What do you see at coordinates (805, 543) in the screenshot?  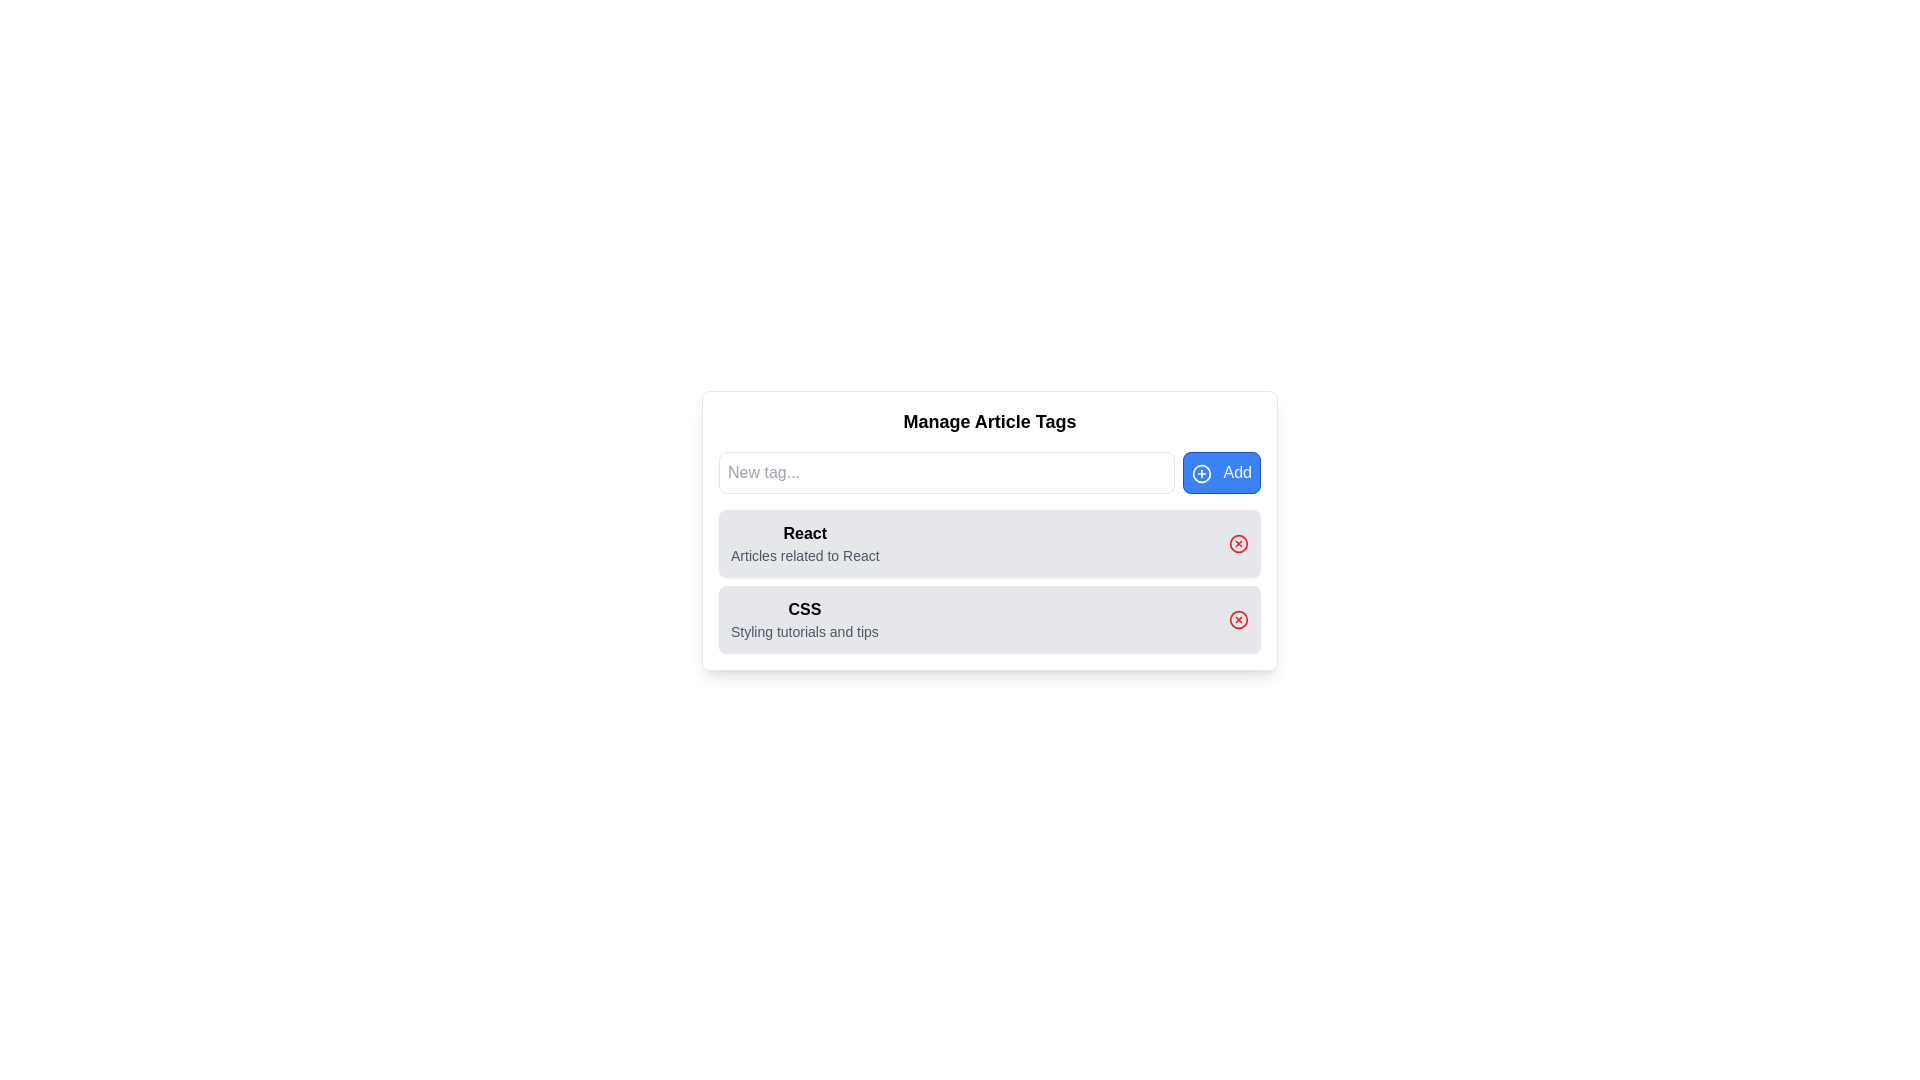 I see `text of the first item in the 'Manage Article Tags' interface, which displays 'React' in bold and 'Articles related to React' in a smaller font` at bounding box center [805, 543].